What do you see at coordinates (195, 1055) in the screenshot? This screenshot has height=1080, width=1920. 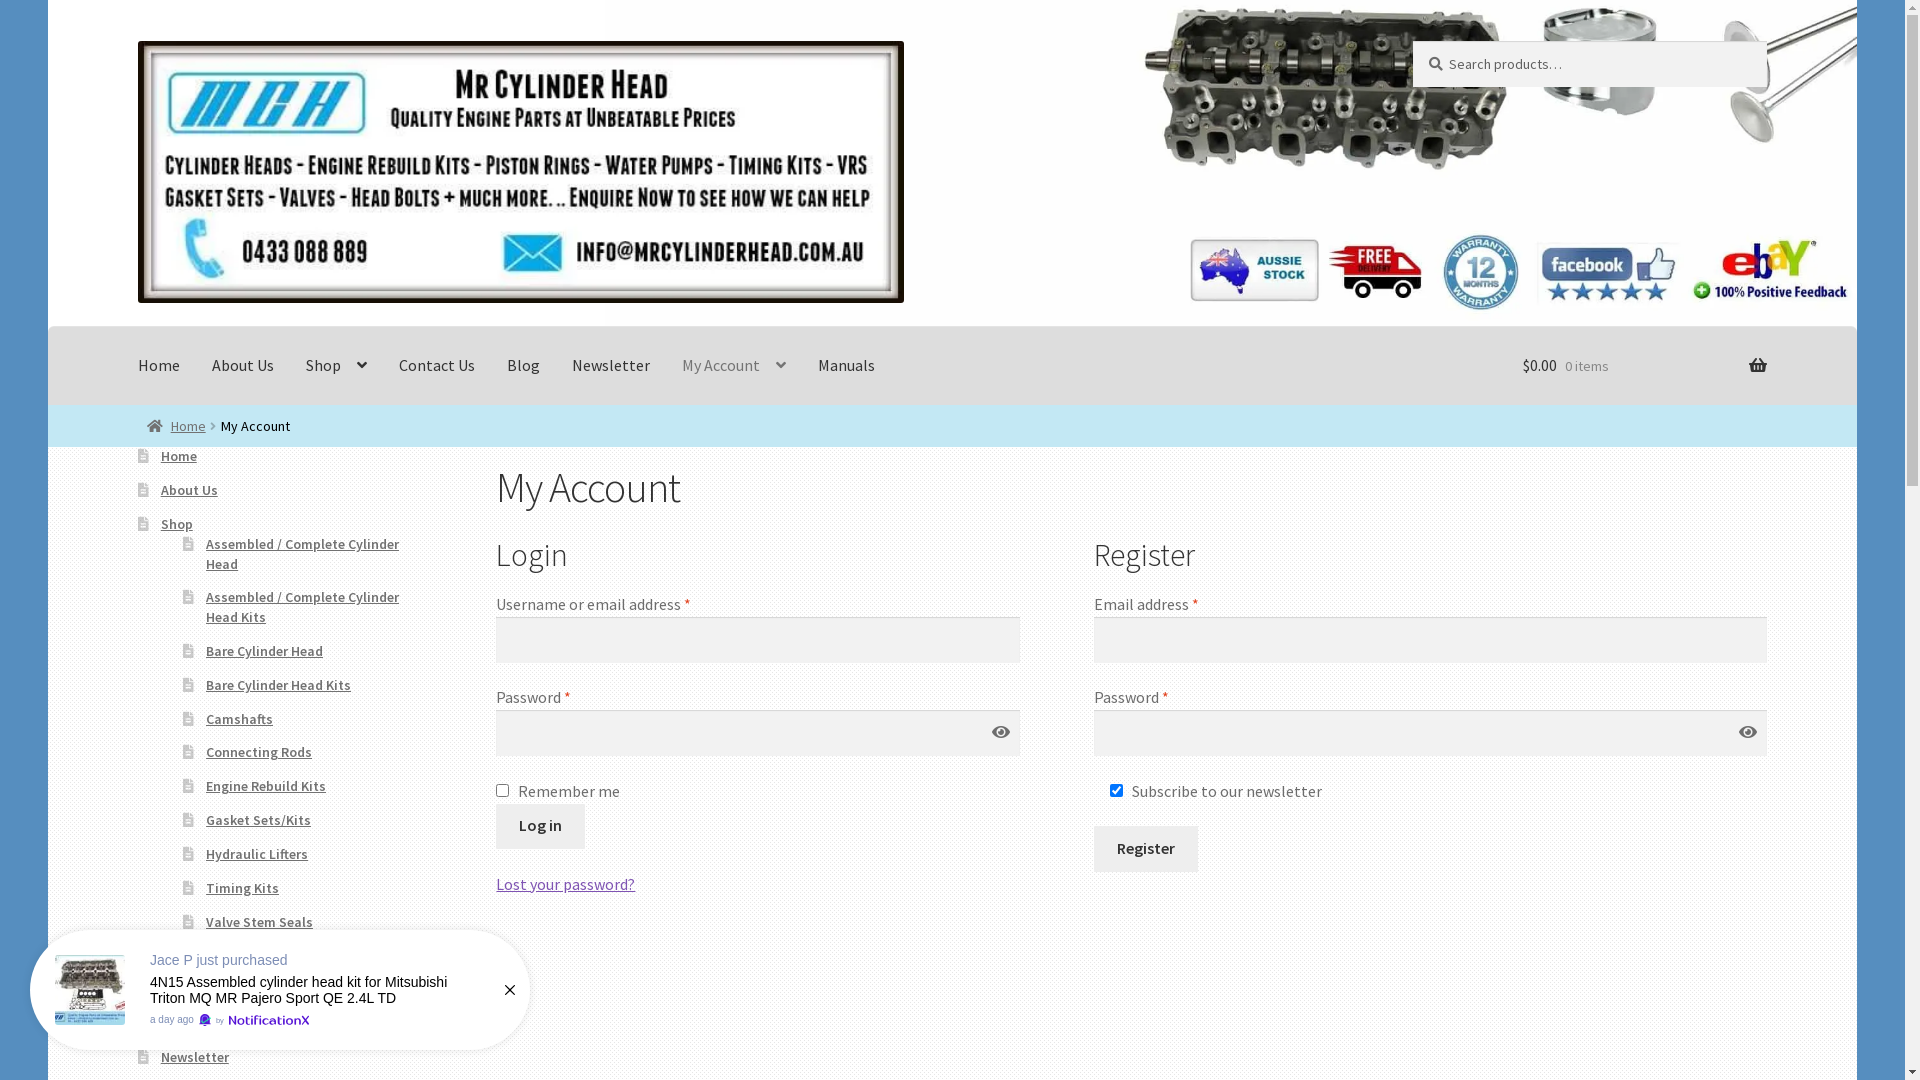 I see `'Newsletter'` at bounding box center [195, 1055].